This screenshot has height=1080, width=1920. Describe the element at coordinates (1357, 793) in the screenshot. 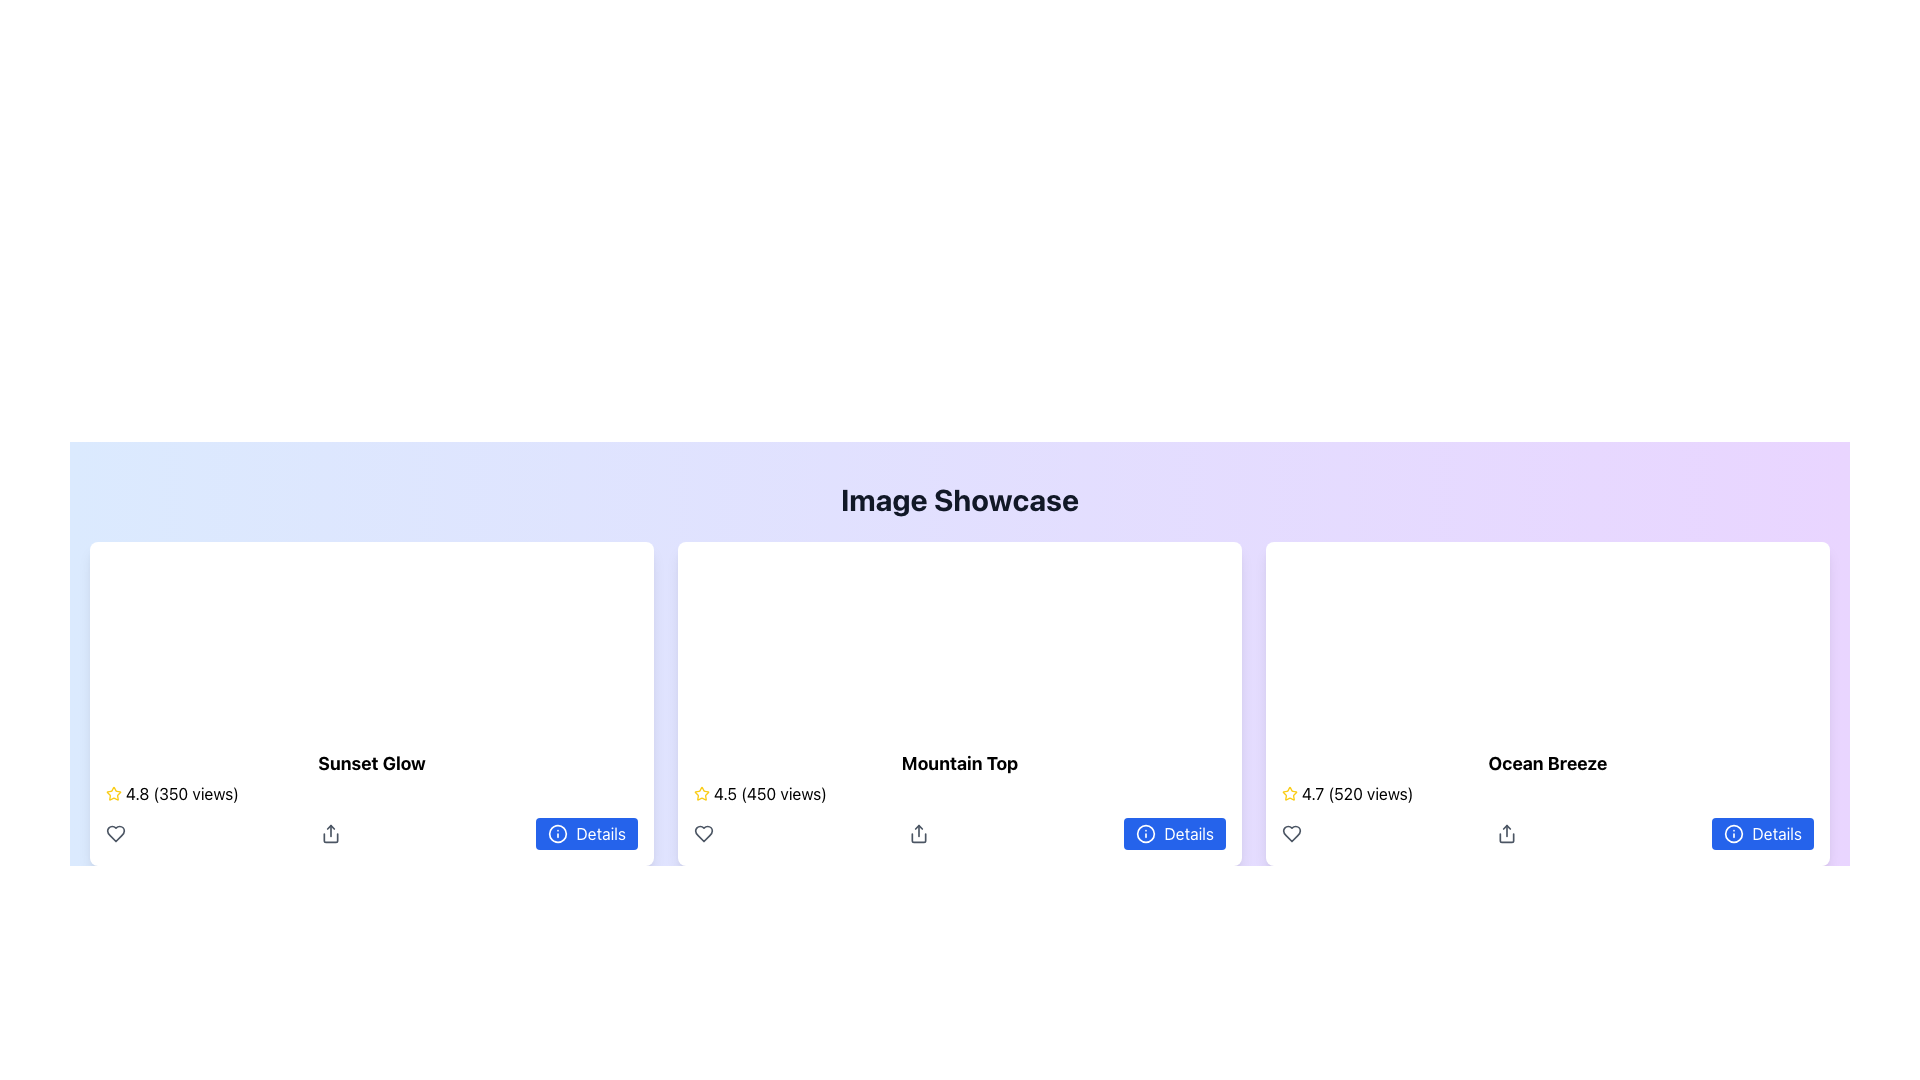

I see `the static text label displaying the rating score and view count for the item titled 'Ocean Breeze', which is located in the rightmost column of the layout adjacent to a yellow star icon` at that location.